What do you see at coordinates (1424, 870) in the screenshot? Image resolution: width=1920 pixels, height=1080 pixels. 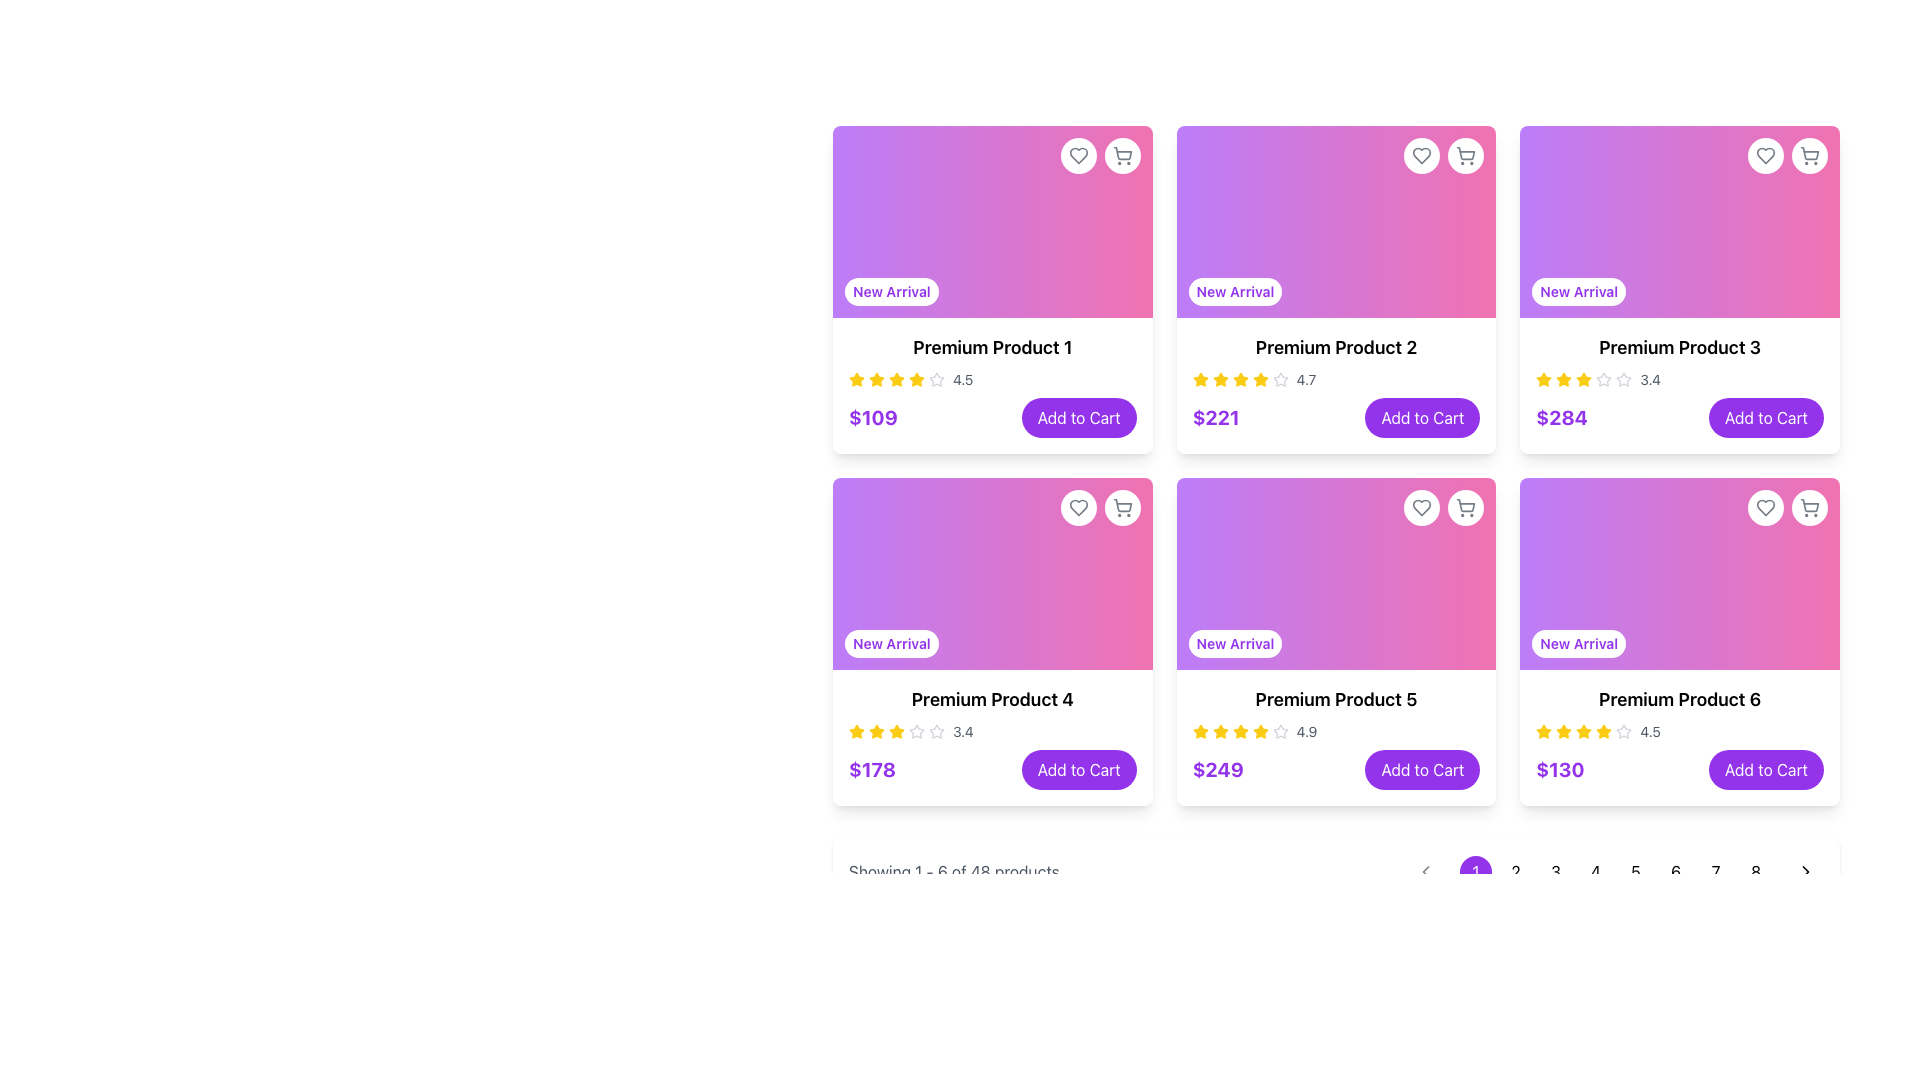 I see `the left navigation button (Chevron Icon) located to the immediate left of the active page number indicator in the pagination component` at bounding box center [1424, 870].